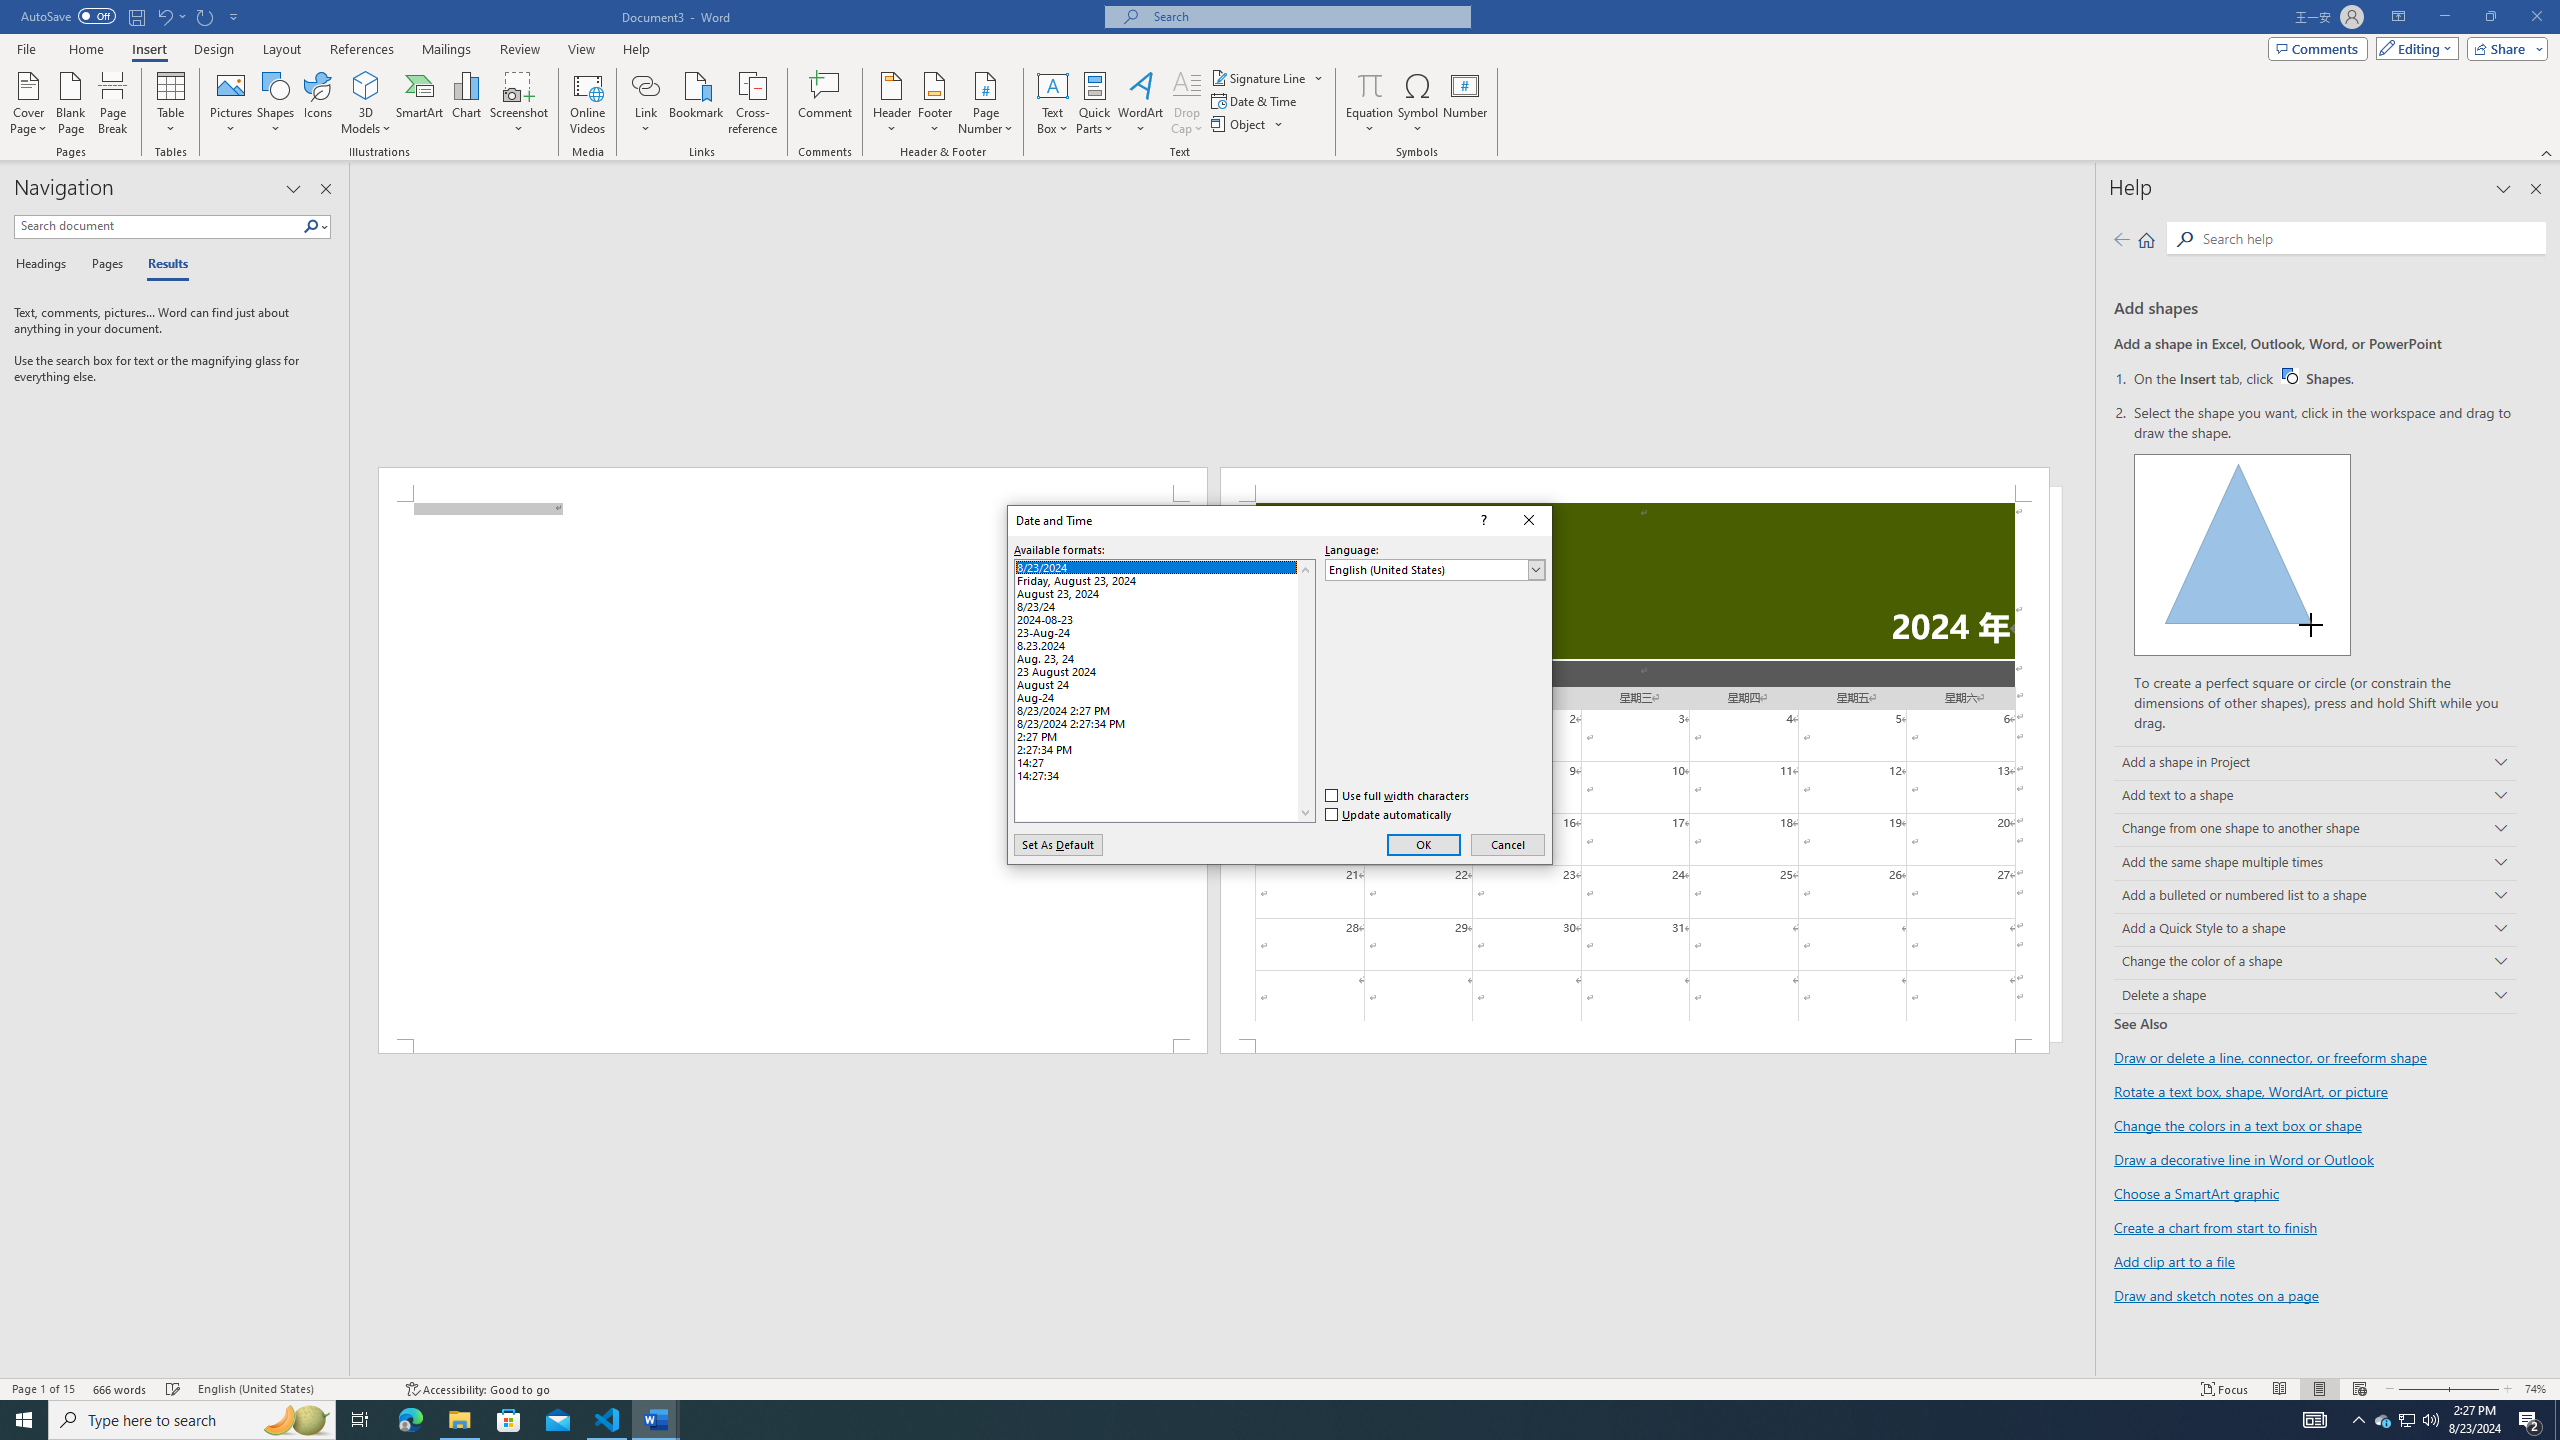  Describe the element at coordinates (1052, 103) in the screenshot. I see `'Text Box'` at that location.